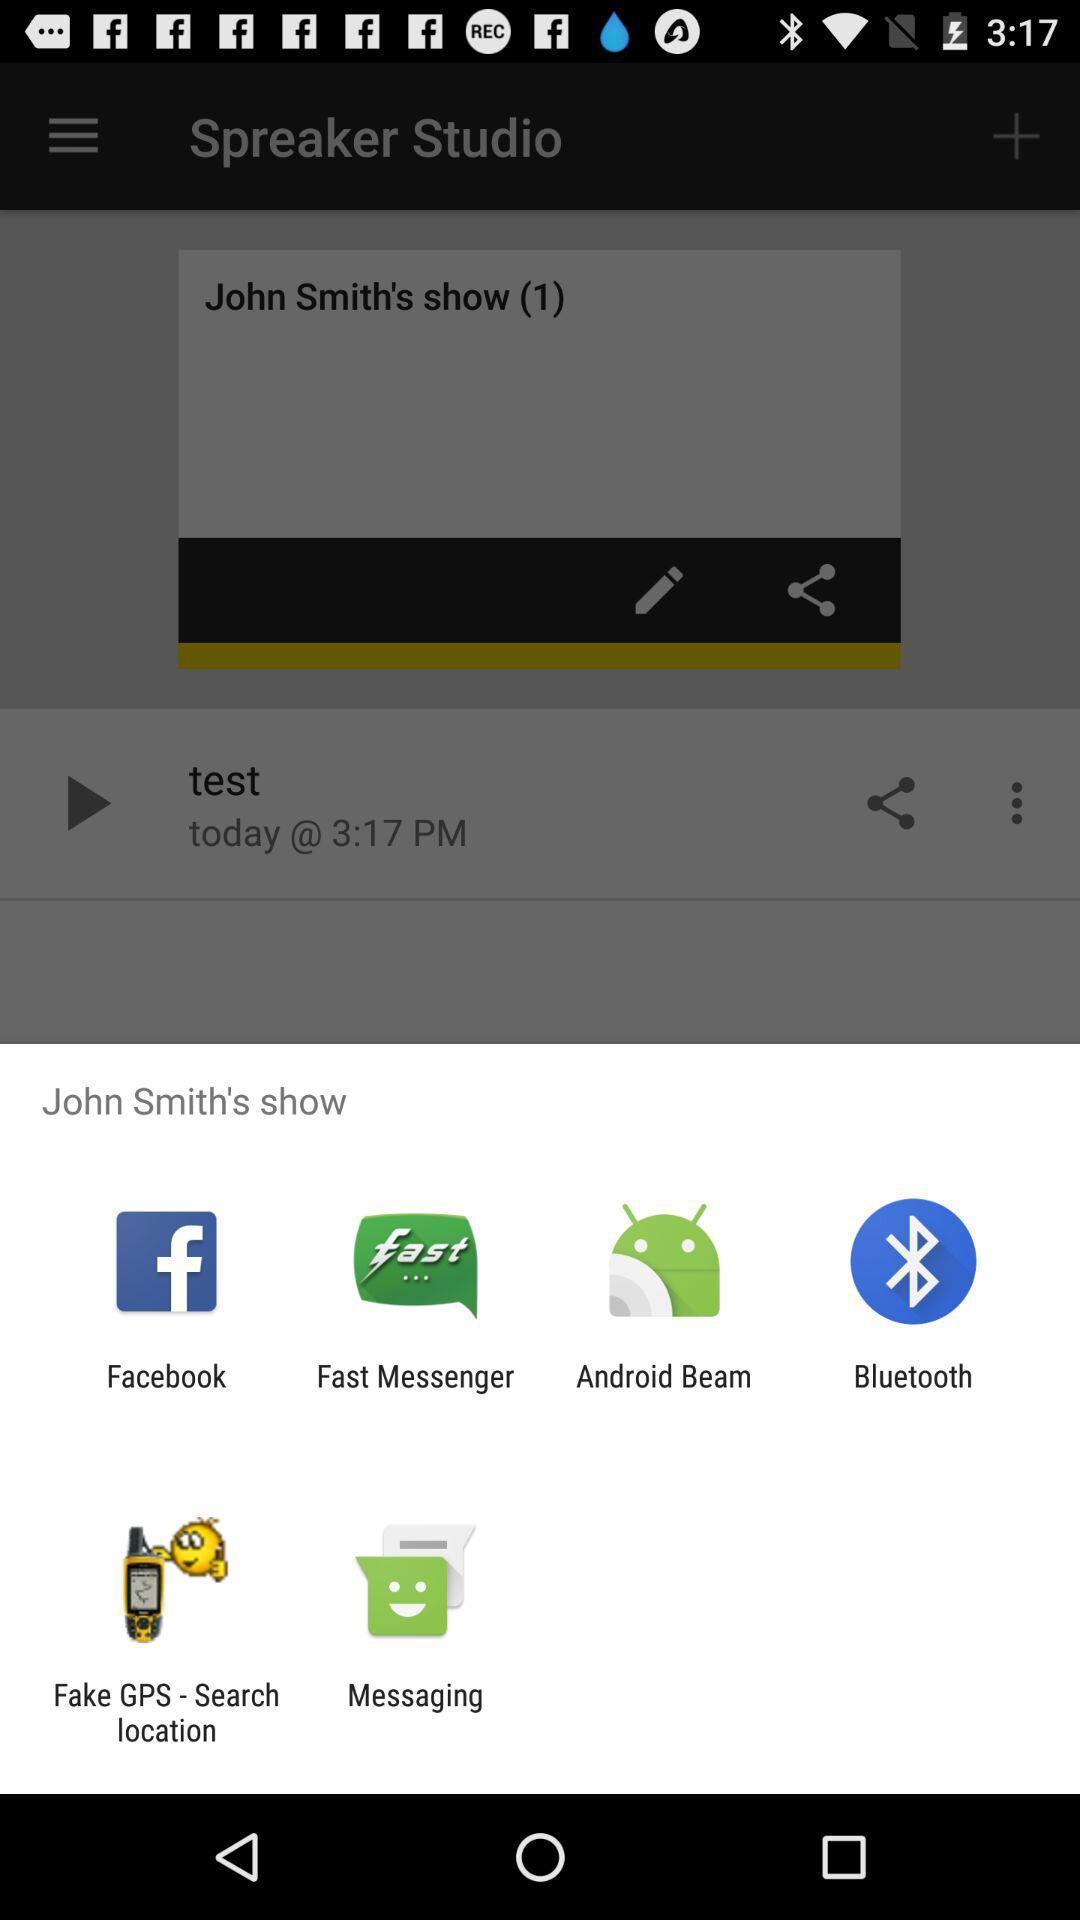 The image size is (1080, 1920). I want to click on facebook item, so click(165, 1392).